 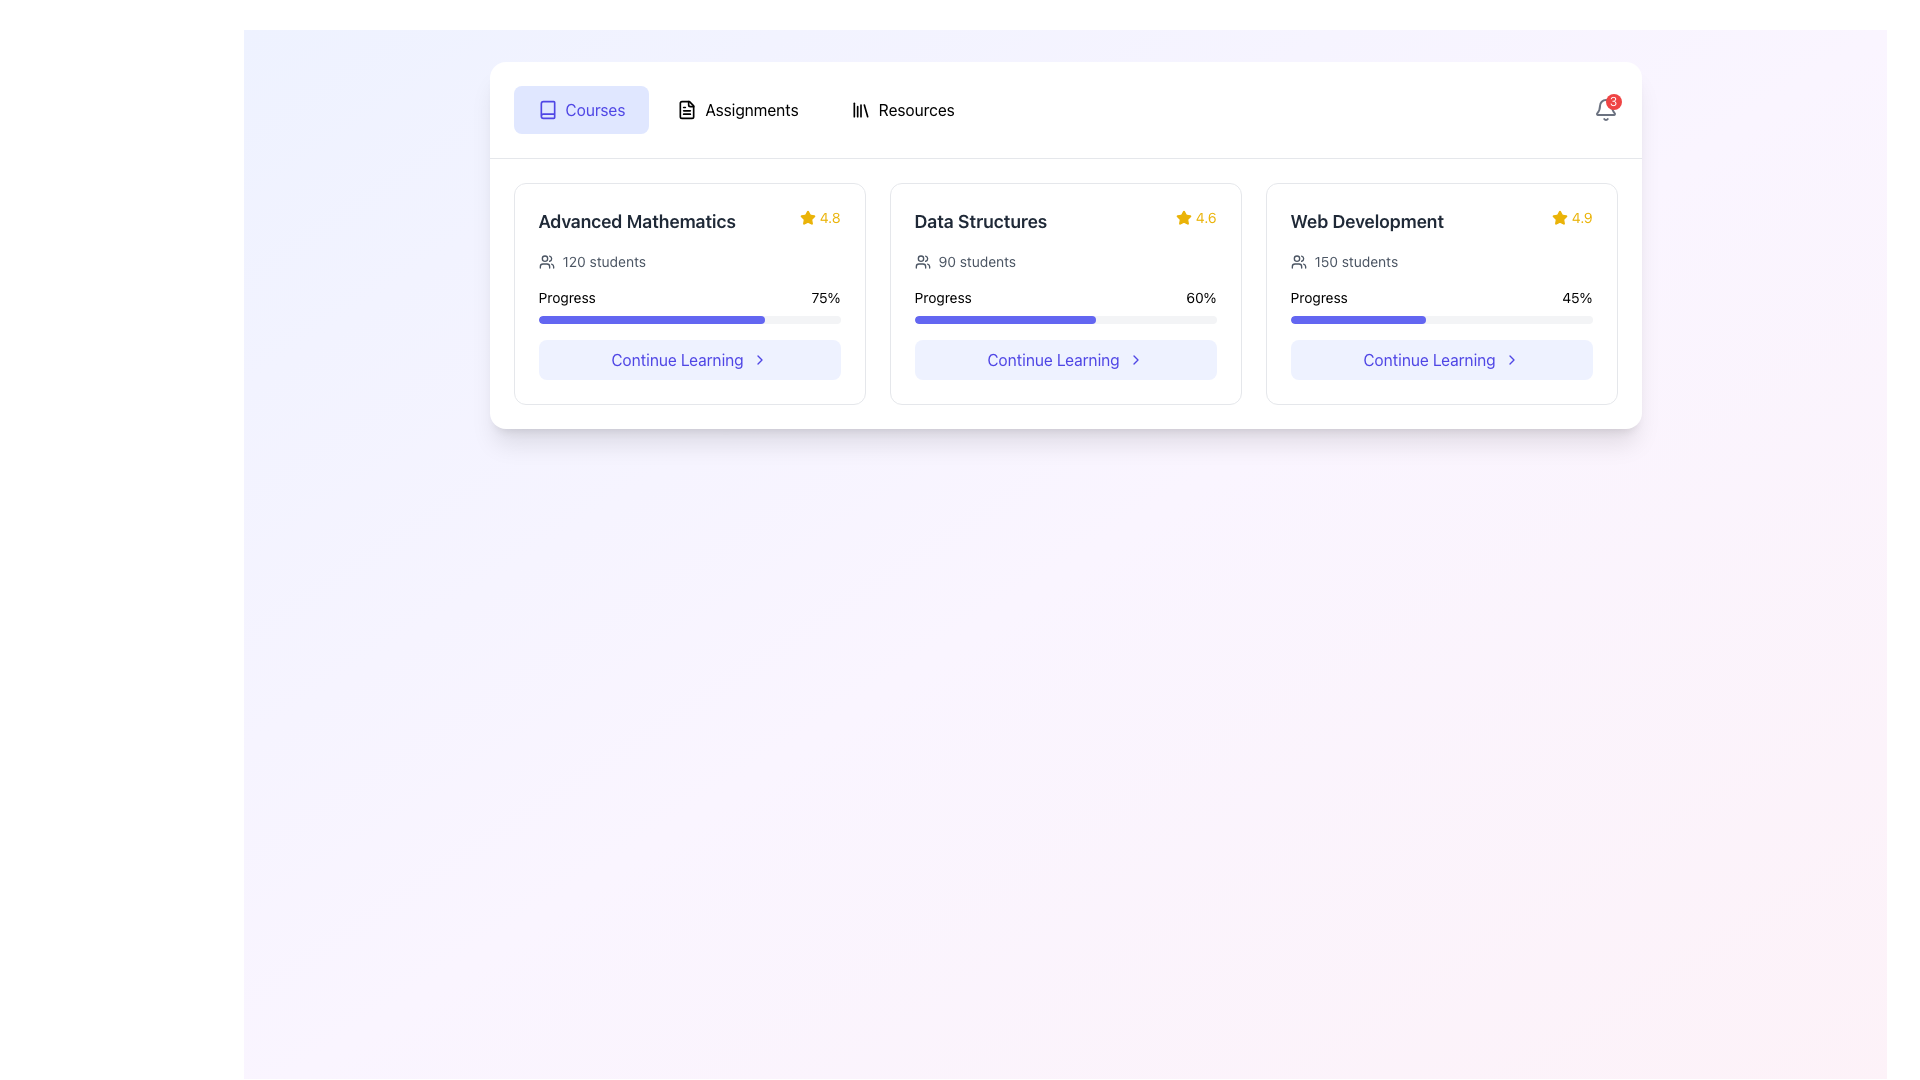 What do you see at coordinates (1064, 305) in the screenshot?
I see `the progress displayed in the progress bar labeled 'Progress' showing 60% completion, located within the 'Data Structures' card` at bounding box center [1064, 305].